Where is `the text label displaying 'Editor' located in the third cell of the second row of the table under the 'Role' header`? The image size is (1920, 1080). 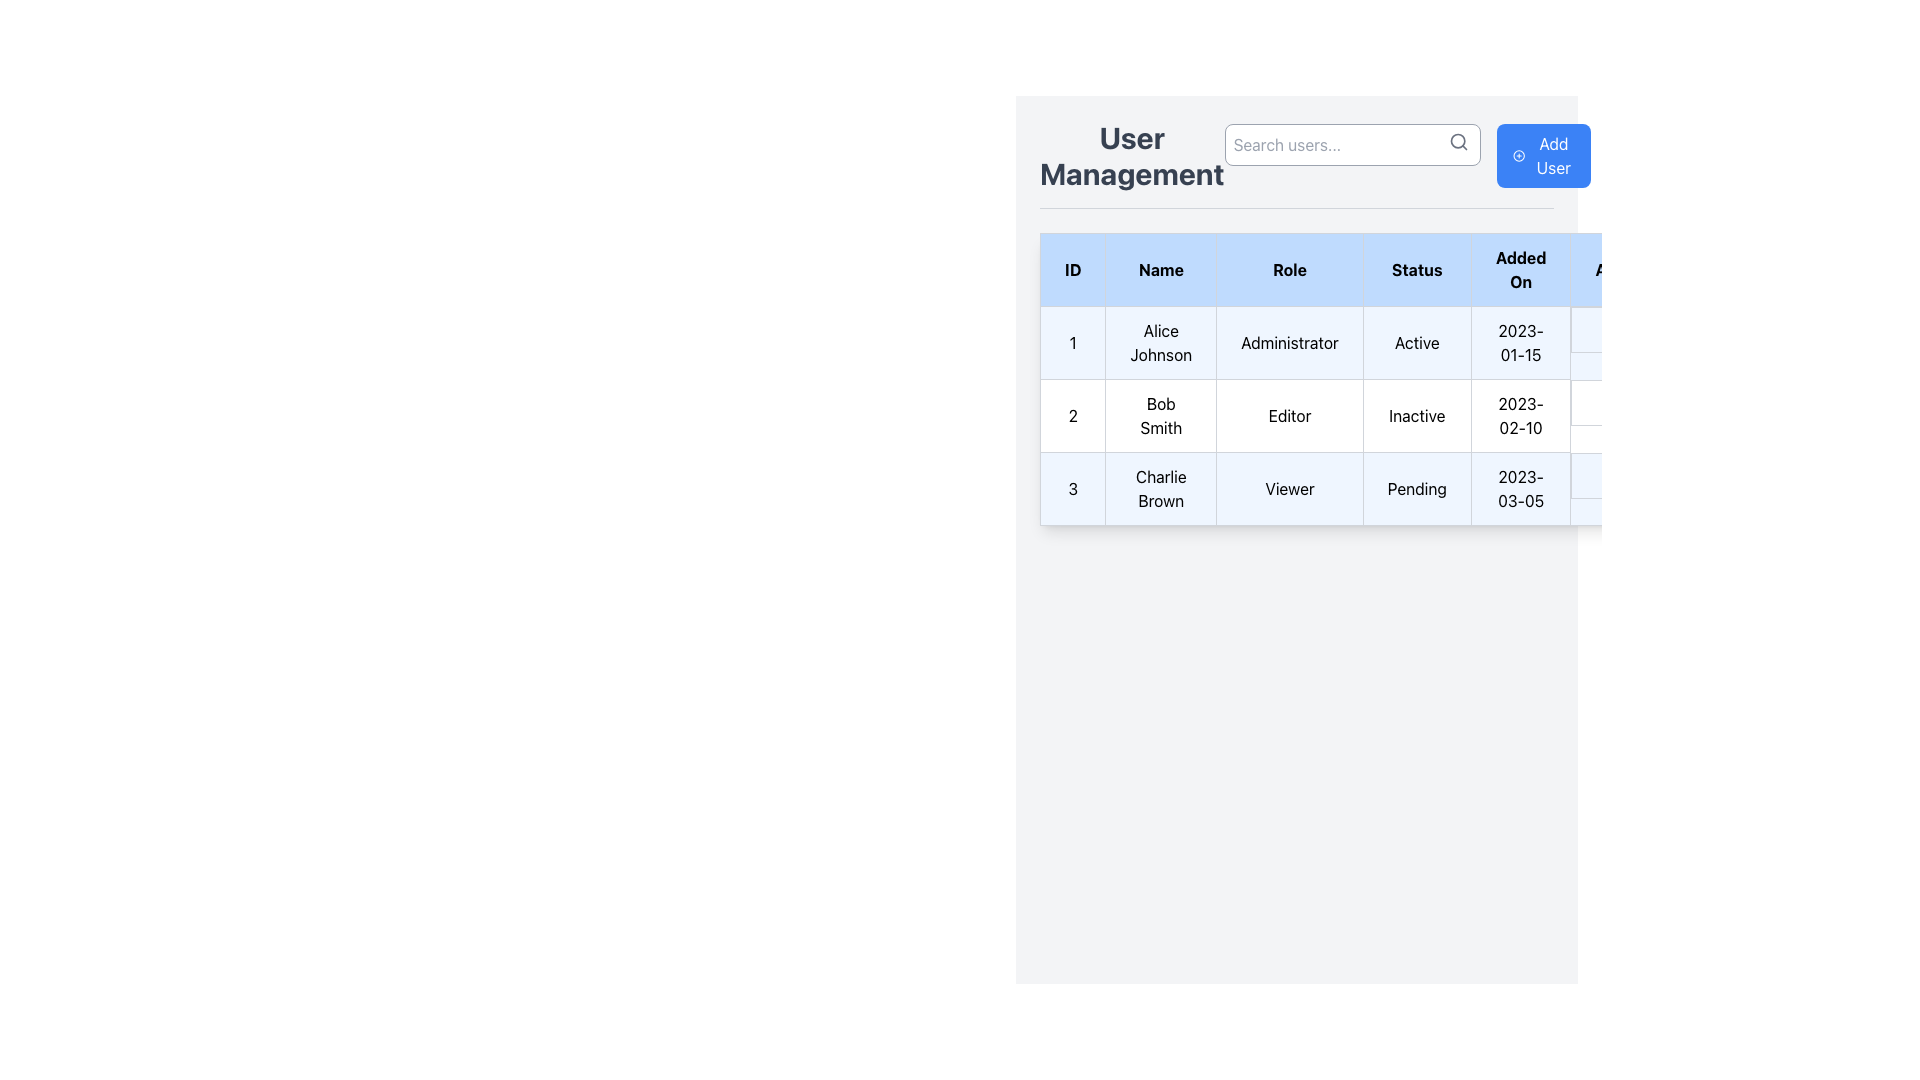
the text label displaying 'Editor' located in the third cell of the second row of the table under the 'Role' header is located at coordinates (1290, 415).